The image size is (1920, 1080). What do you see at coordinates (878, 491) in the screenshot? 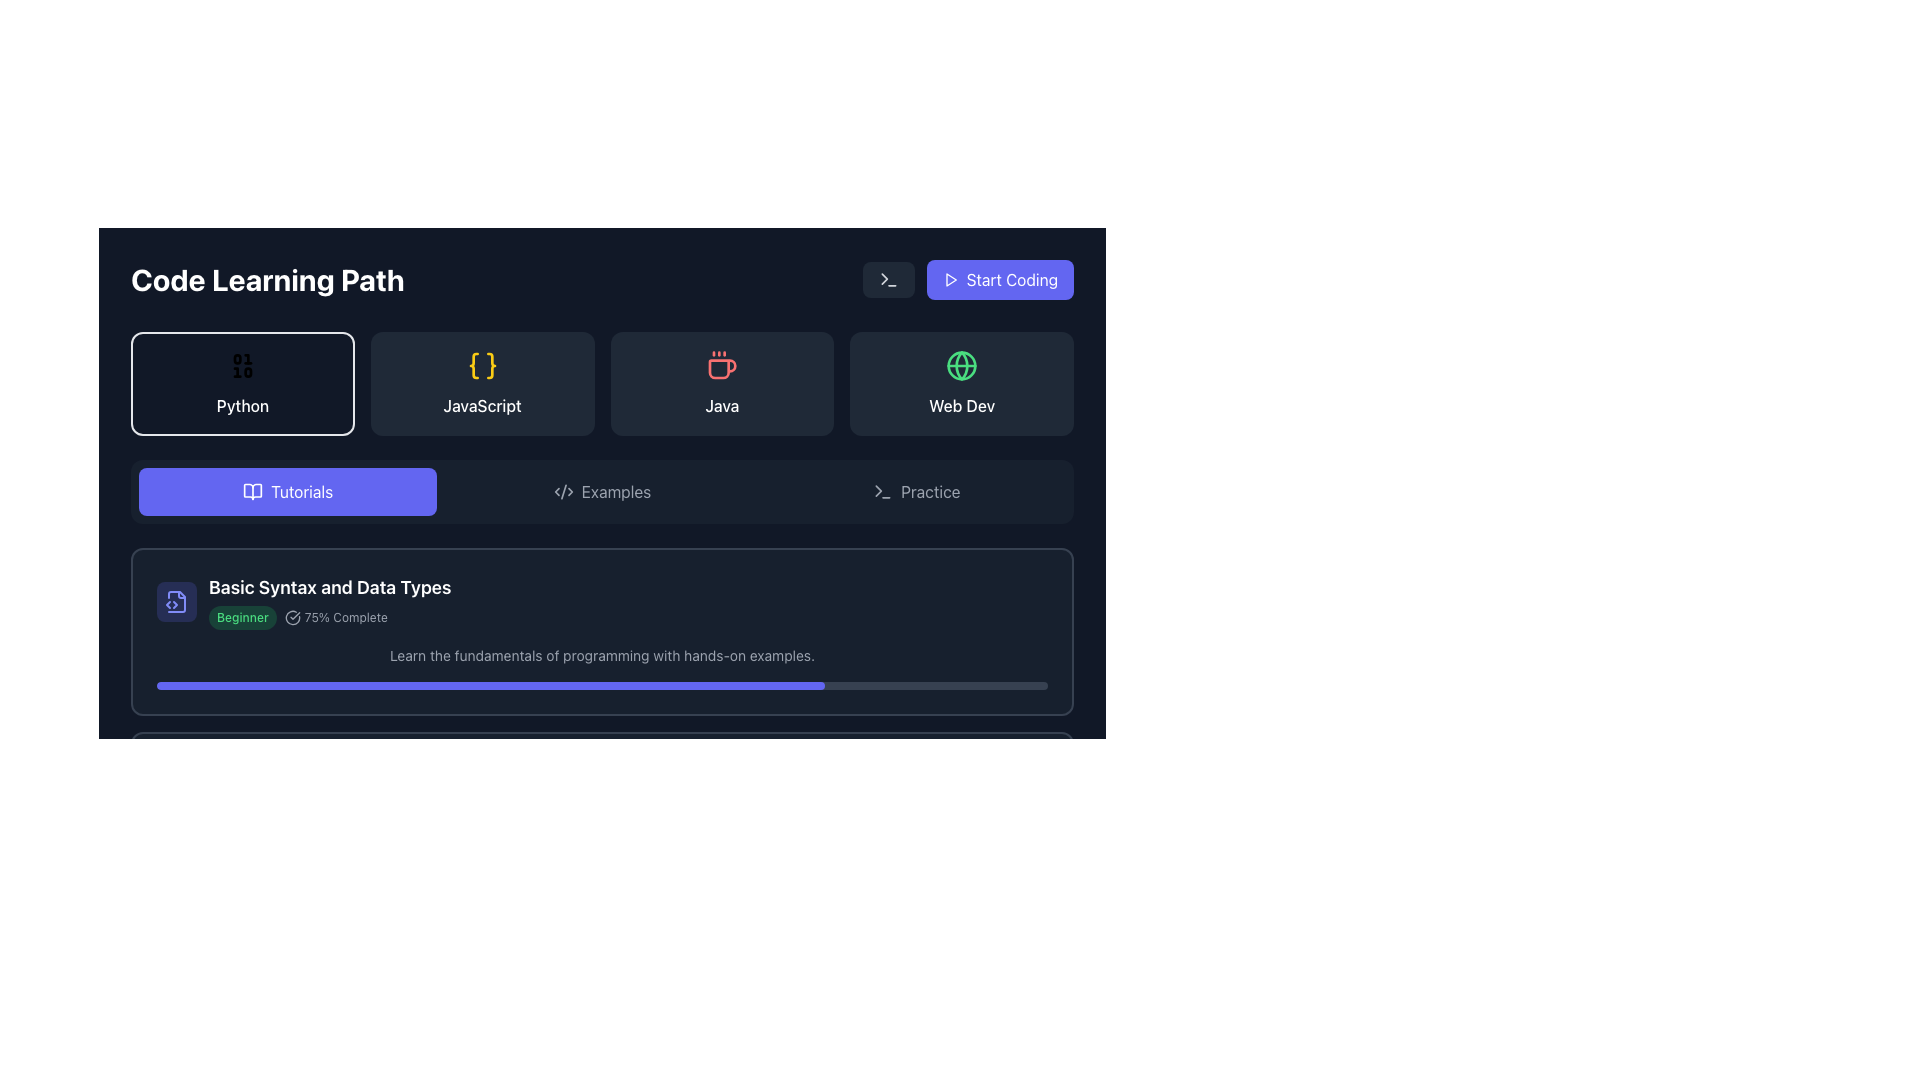
I see `the triangular icon element located in the top right corner of the interface, adjacent to the 'Start Coding' button` at bounding box center [878, 491].